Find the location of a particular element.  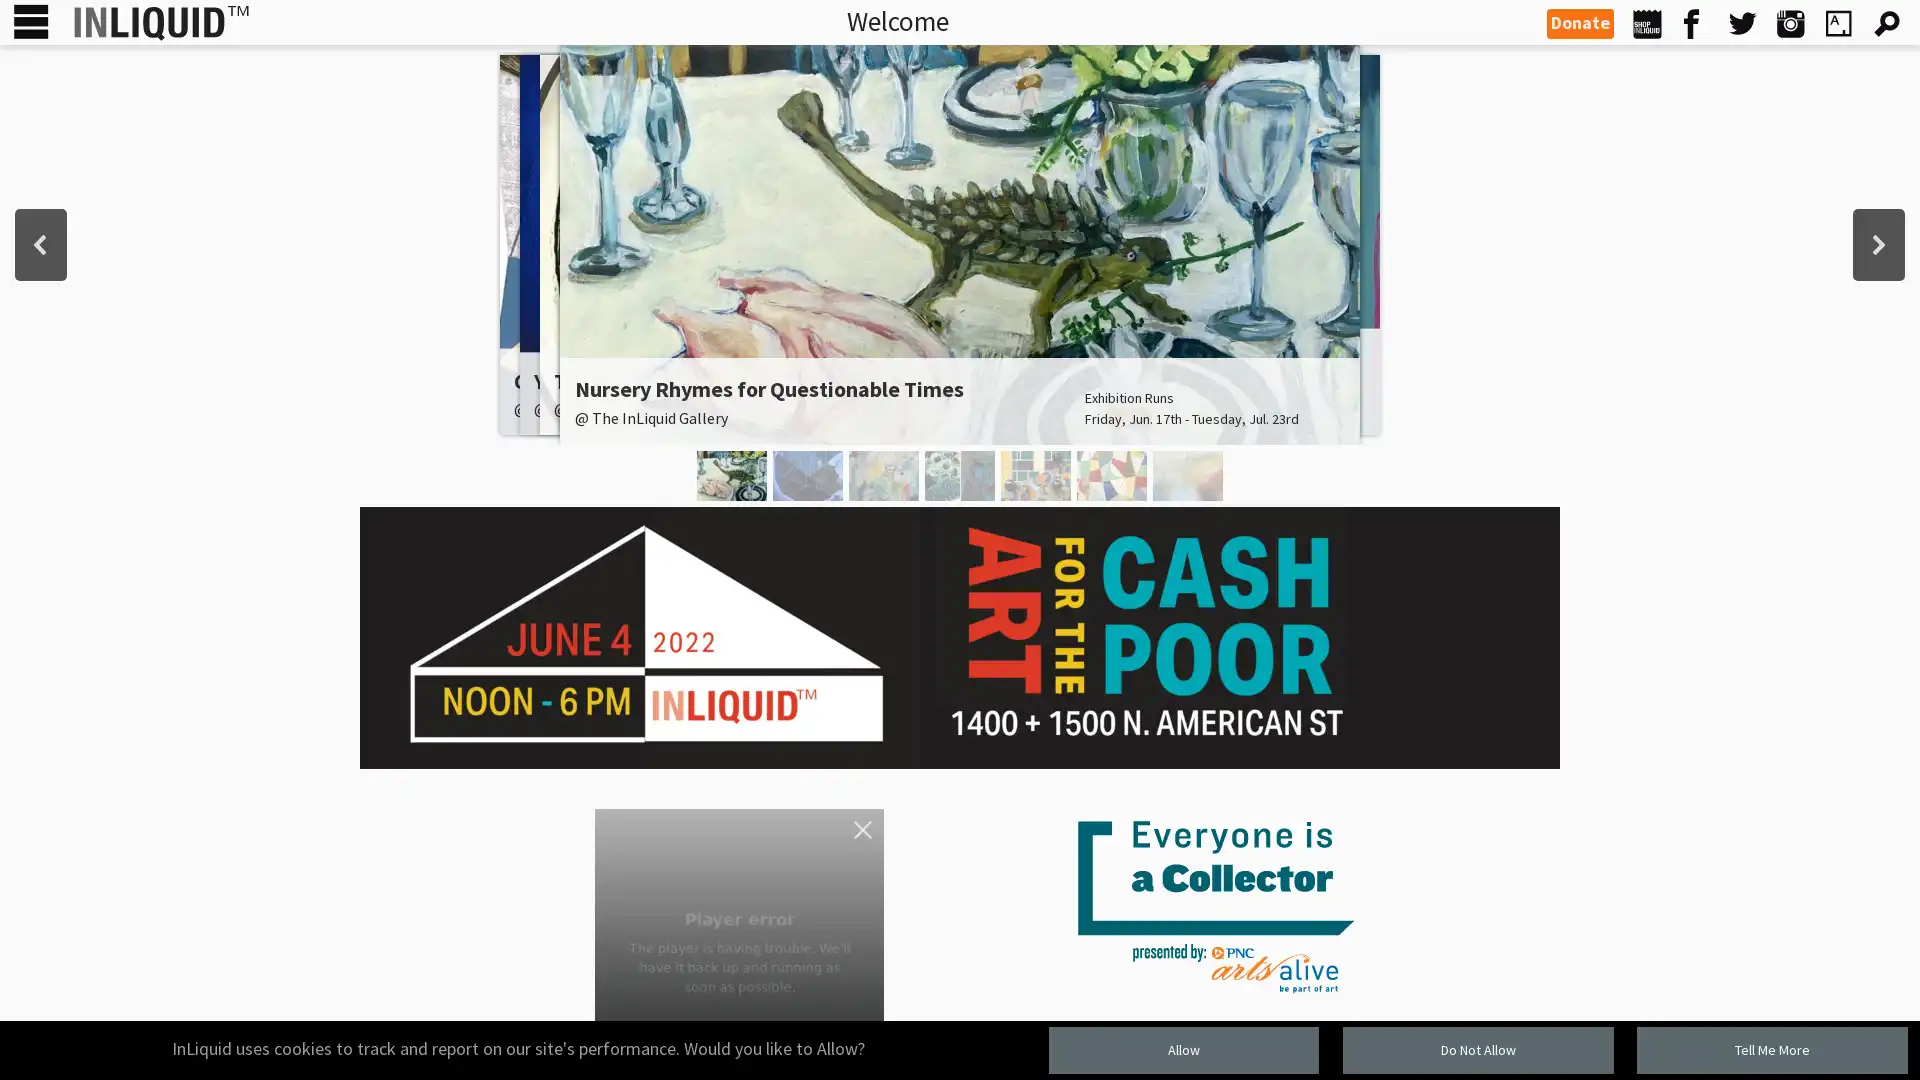

You Are Here is located at coordinates (807, 475).